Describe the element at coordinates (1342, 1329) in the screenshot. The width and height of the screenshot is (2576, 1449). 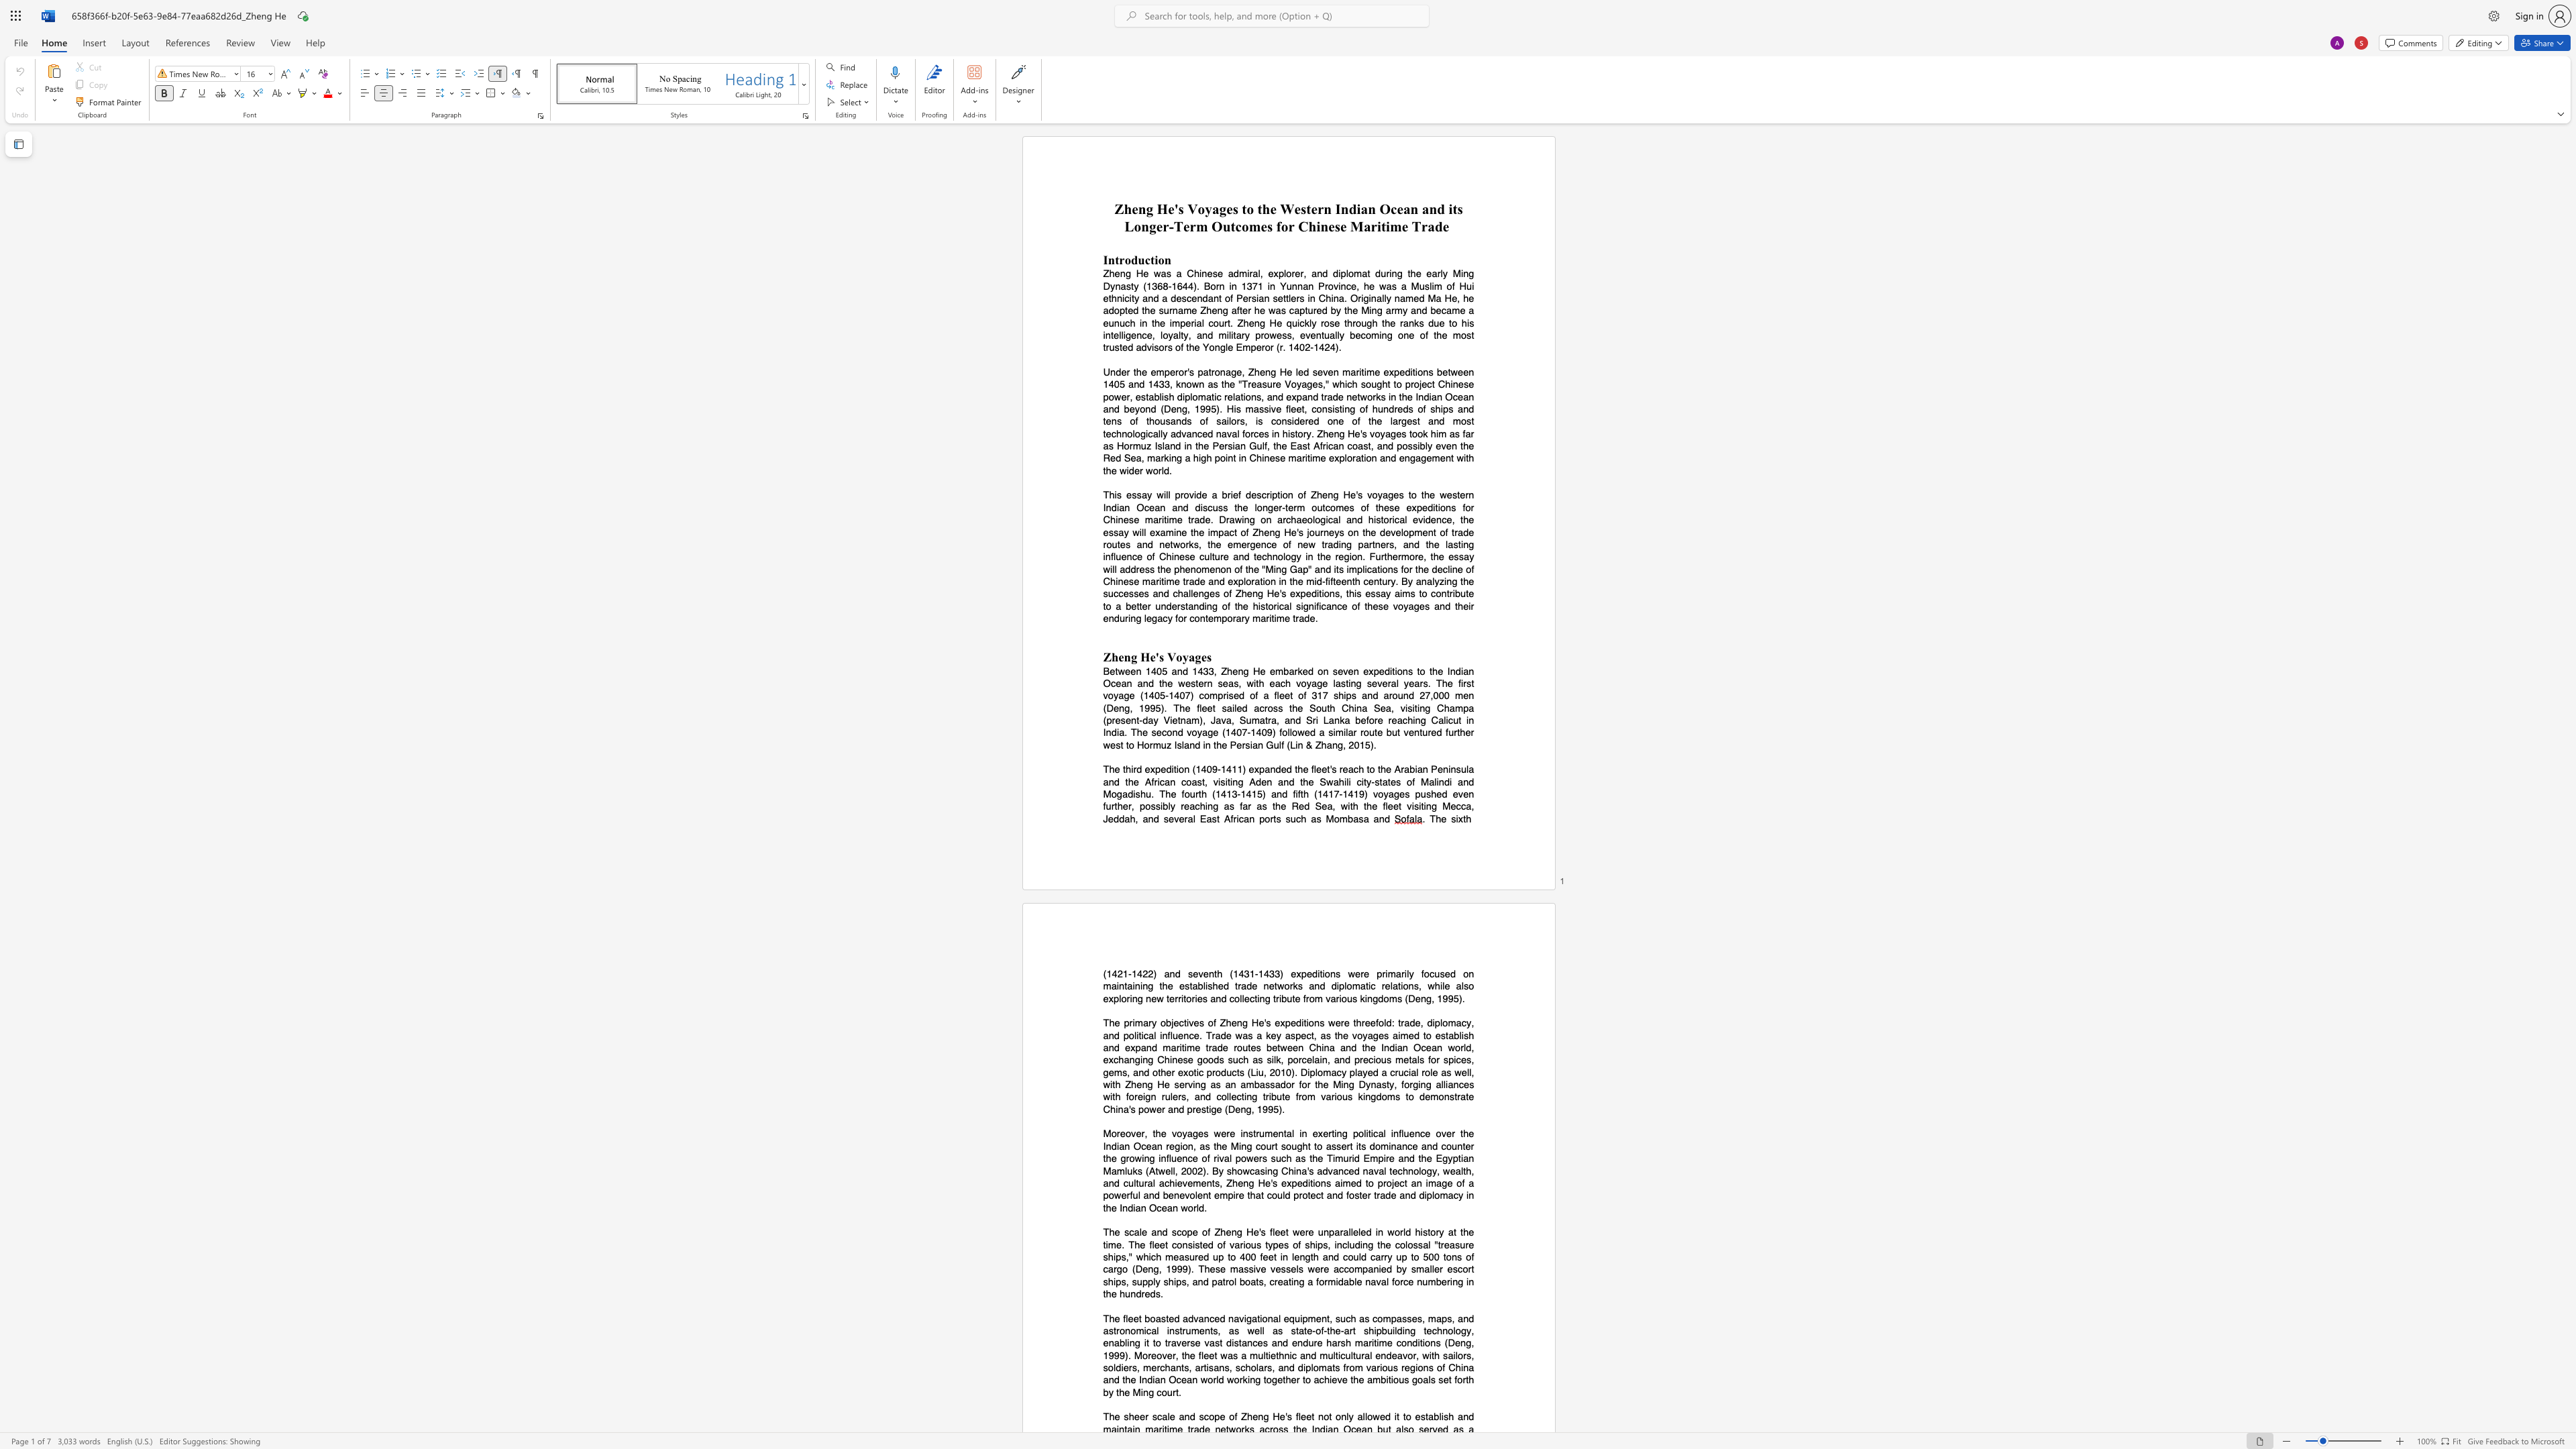
I see `the subset text "art" within the text "state-of-the-art"` at that location.